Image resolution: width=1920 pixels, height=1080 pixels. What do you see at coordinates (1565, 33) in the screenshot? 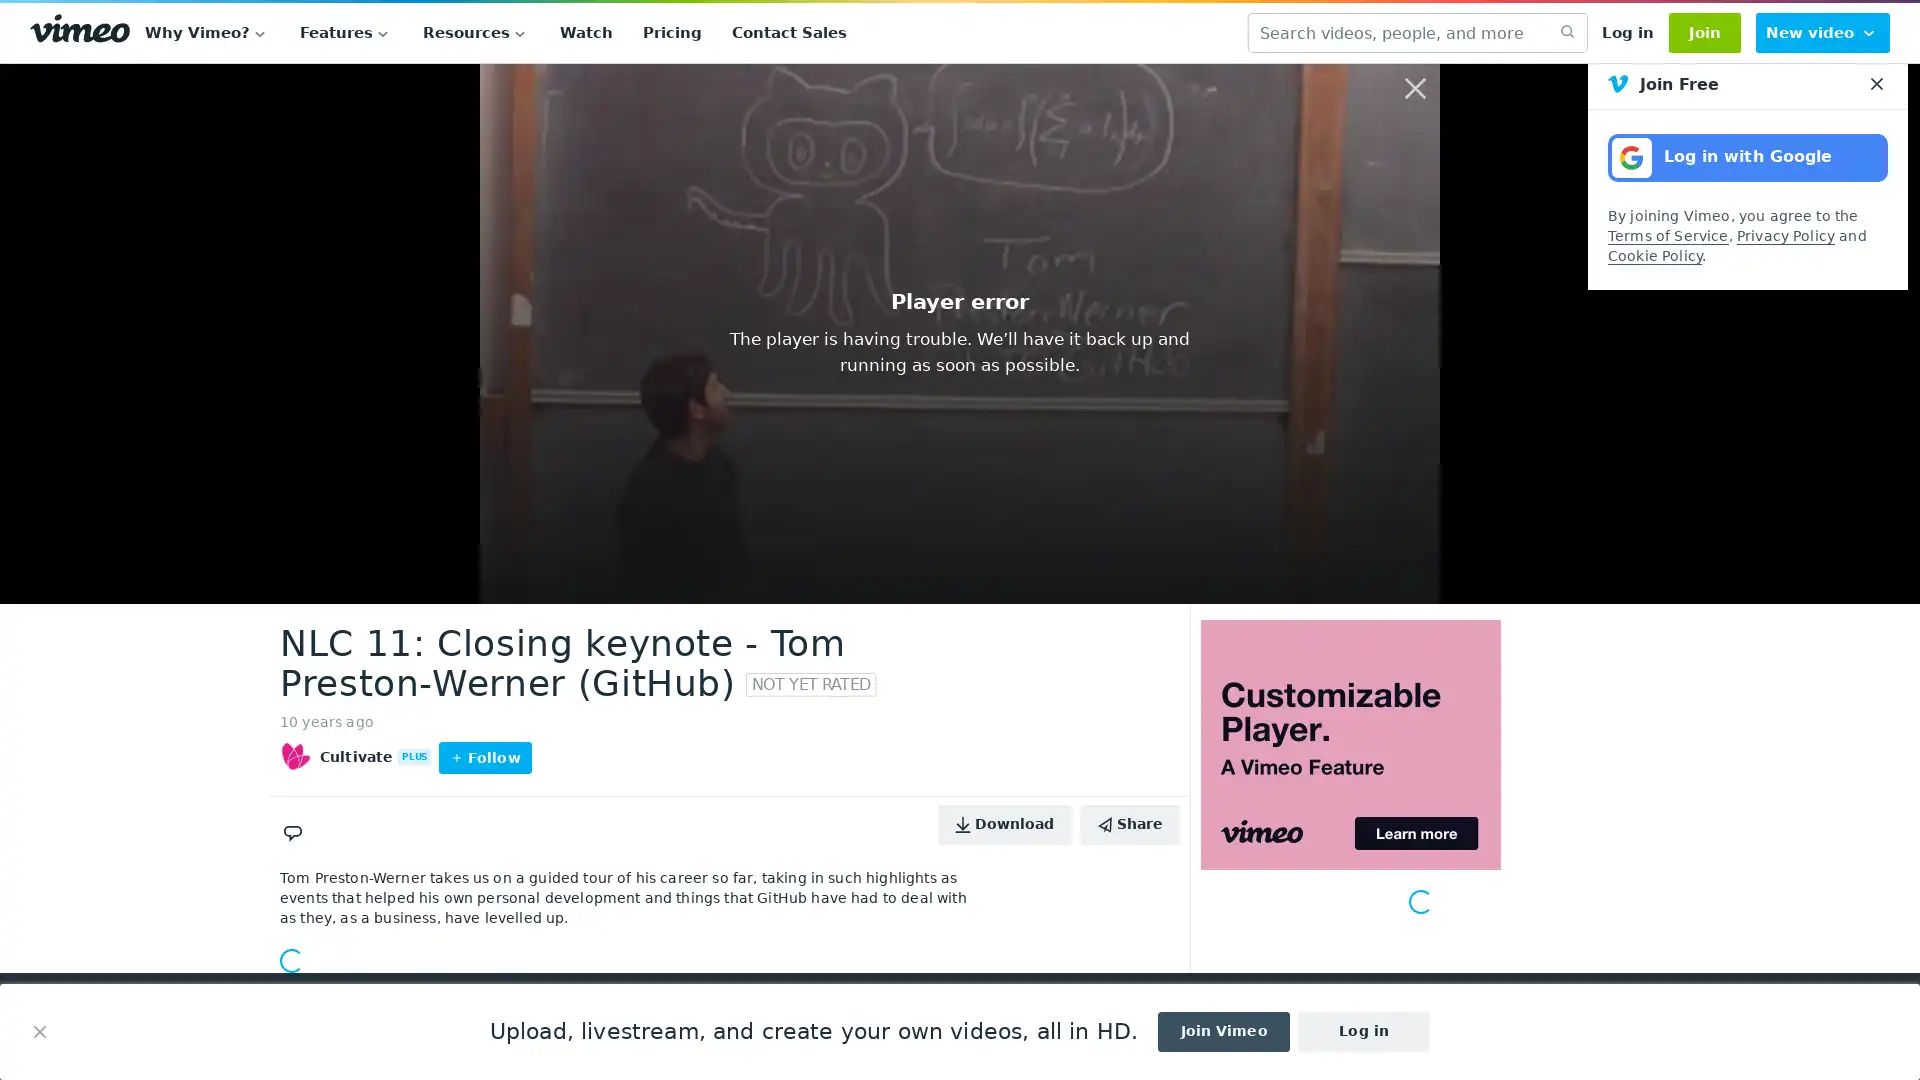
I see `submit` at bounding box center [1565, 33].